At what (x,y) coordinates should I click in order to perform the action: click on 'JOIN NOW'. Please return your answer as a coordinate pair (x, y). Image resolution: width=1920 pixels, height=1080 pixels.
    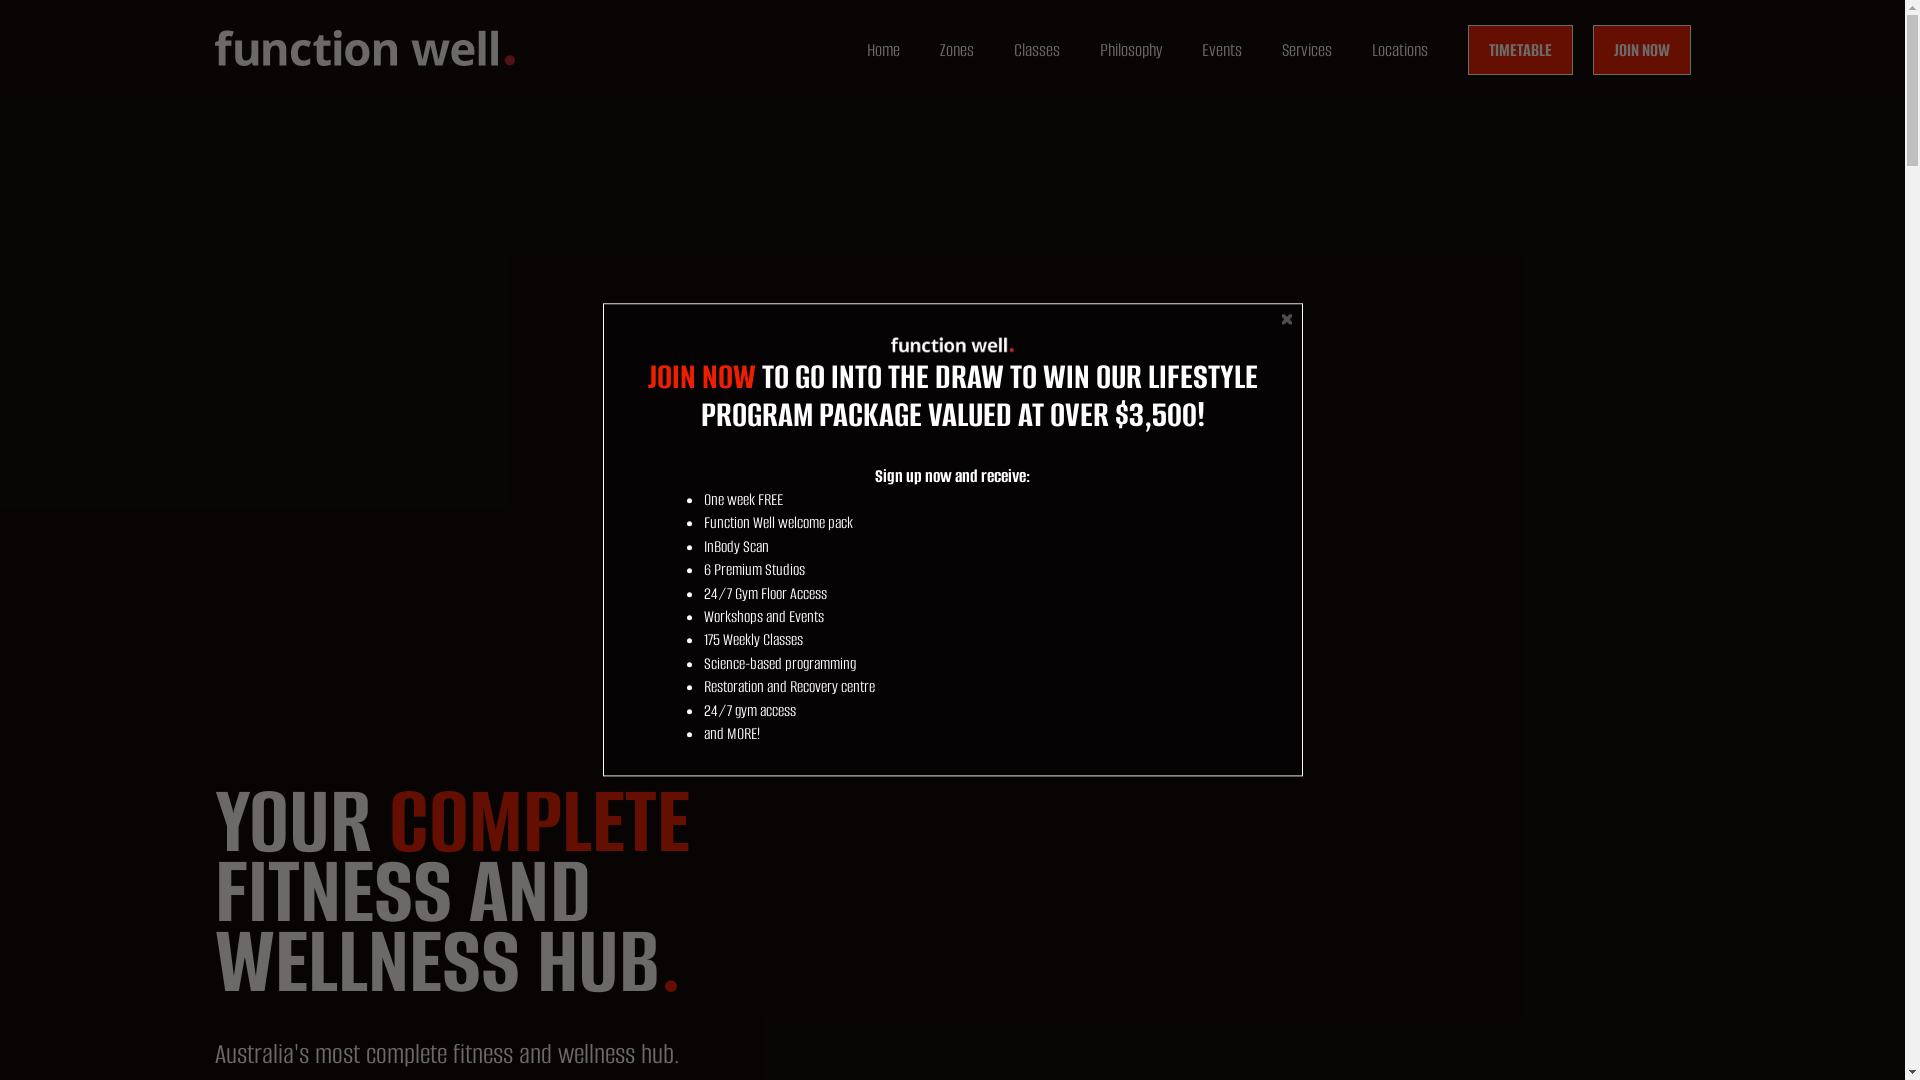
    Looking at the image, I should click on (1641, 49).